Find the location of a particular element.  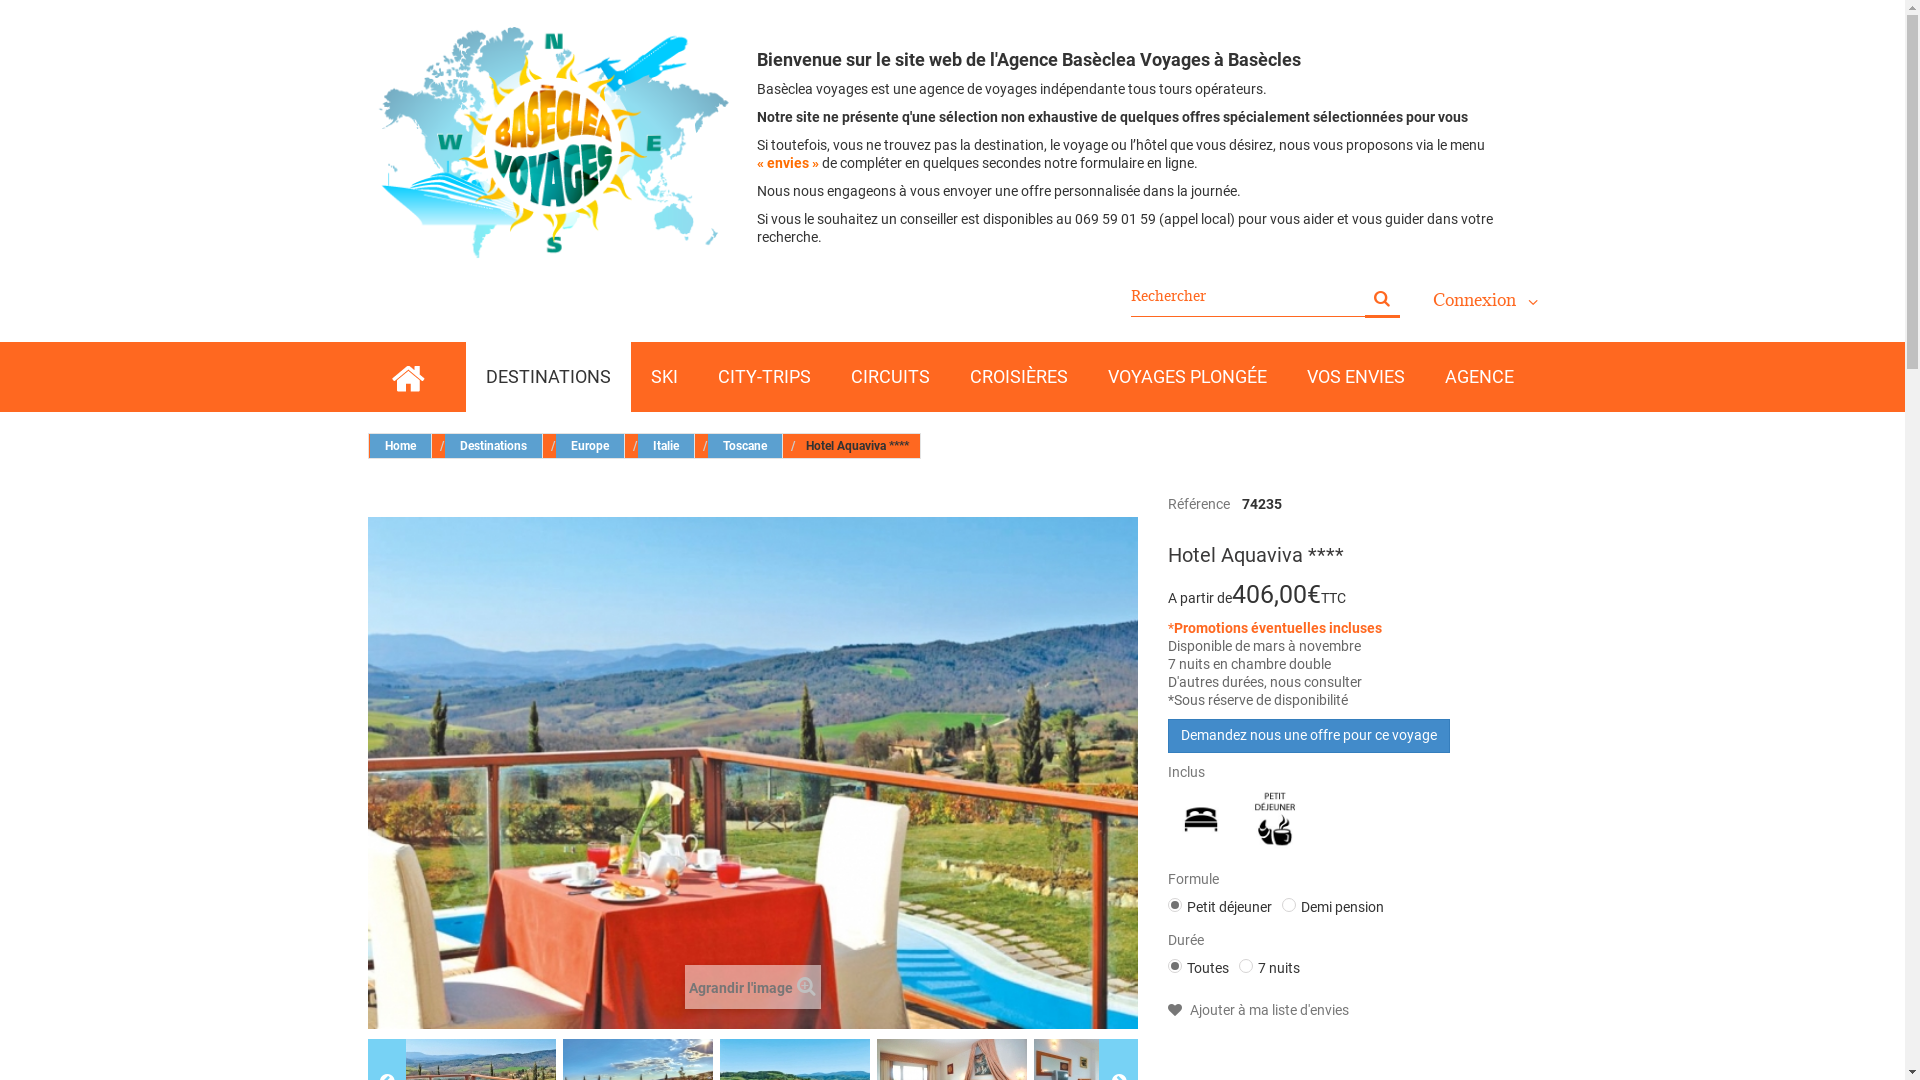

'Toscane' is located at coordinates (744, 445).